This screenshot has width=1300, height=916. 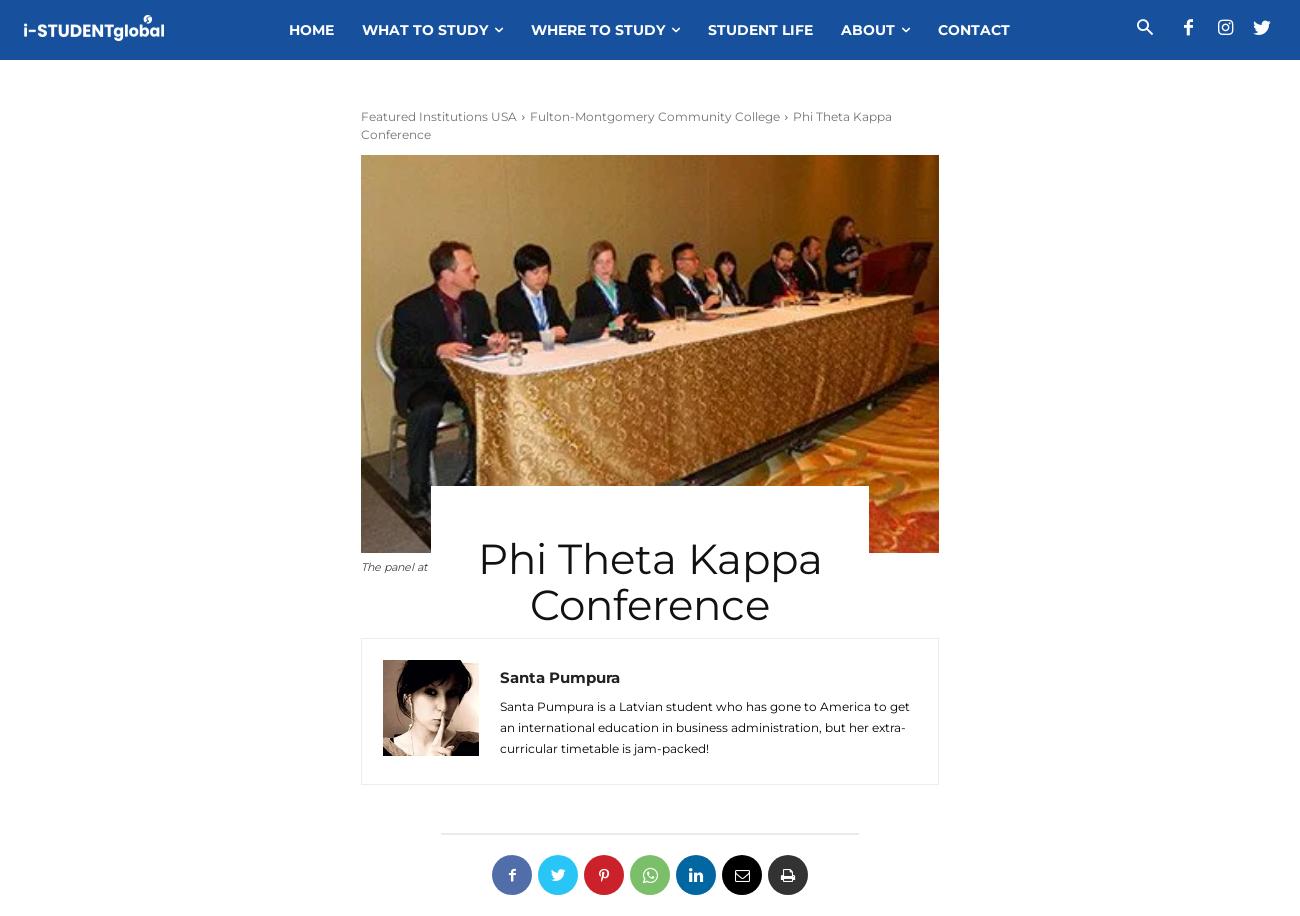 I want to click on 'Santa Pumpura', so click(x=499, y=676).